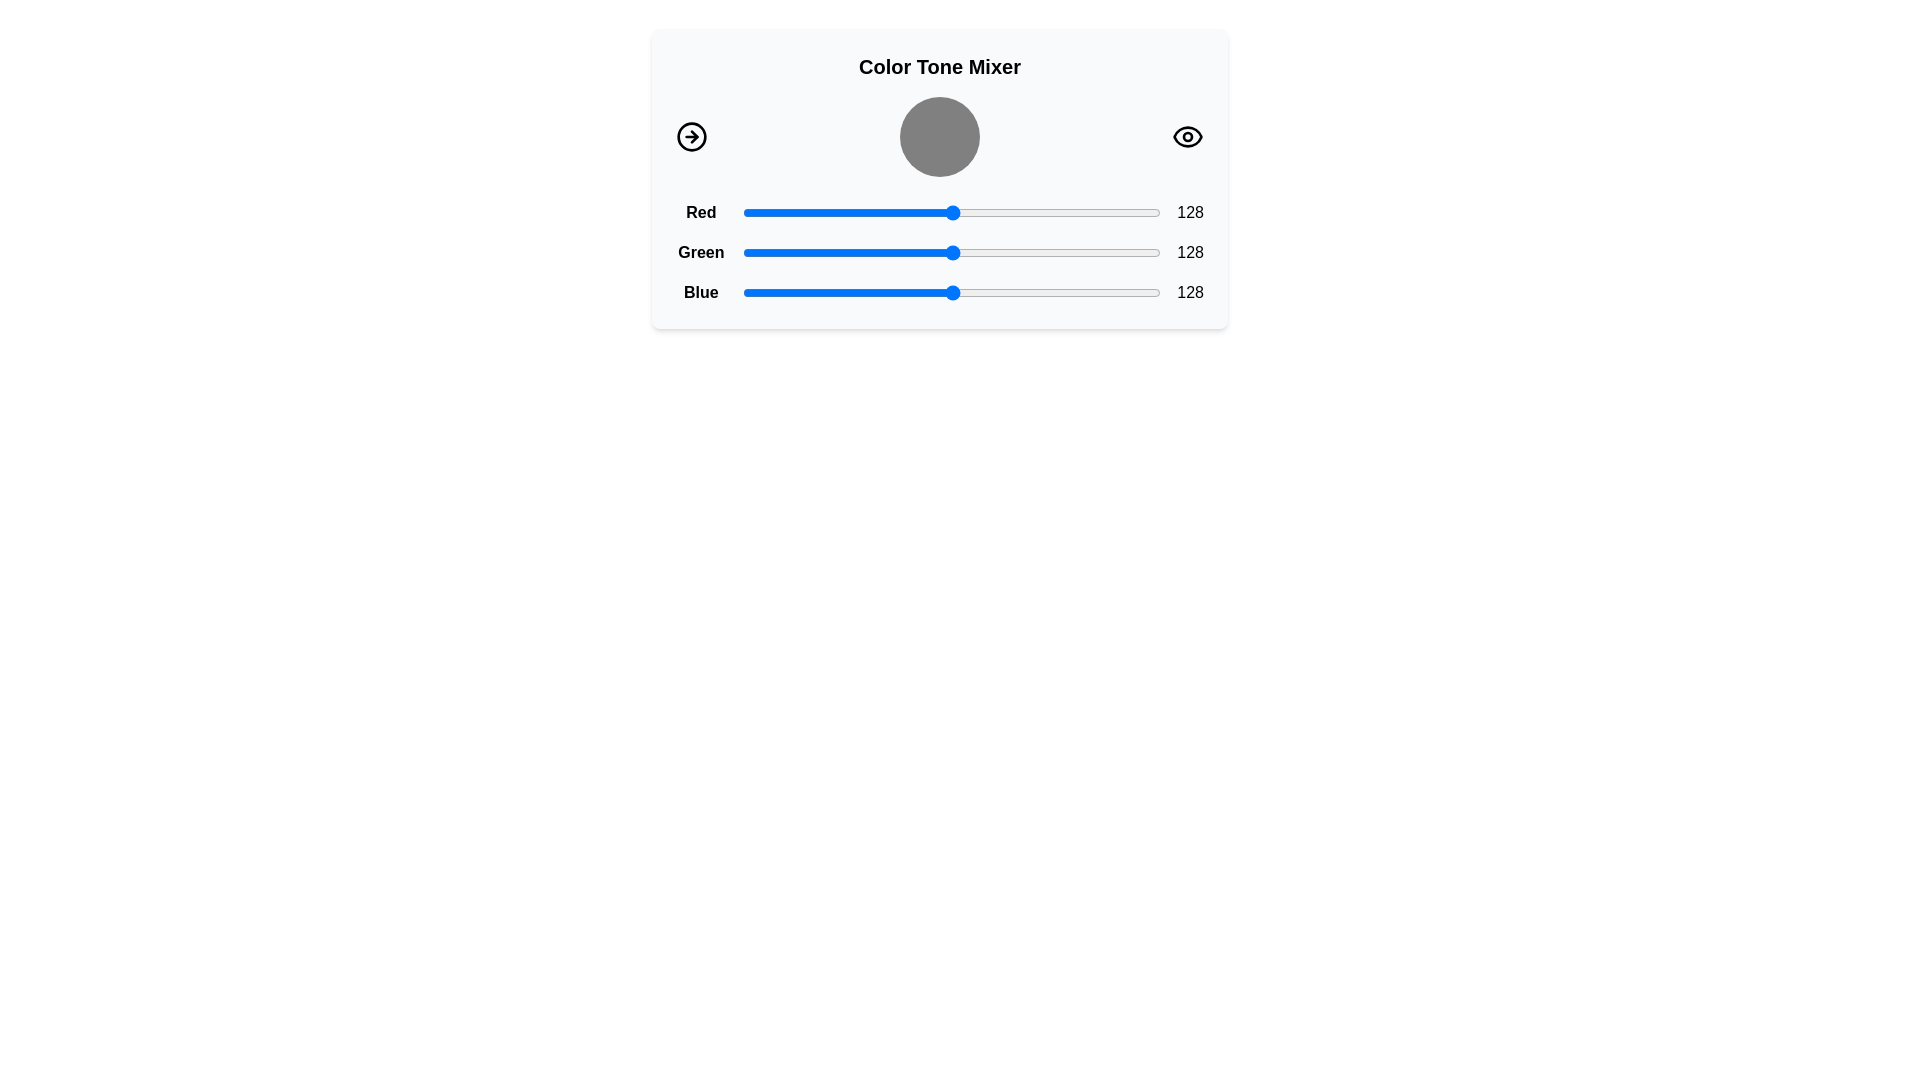 This screenshot has height=1080, width=1920. What do you see at coordinates (819, 252) in the screenshot?
I see `green color intensity` at bounding box center [819, 252].